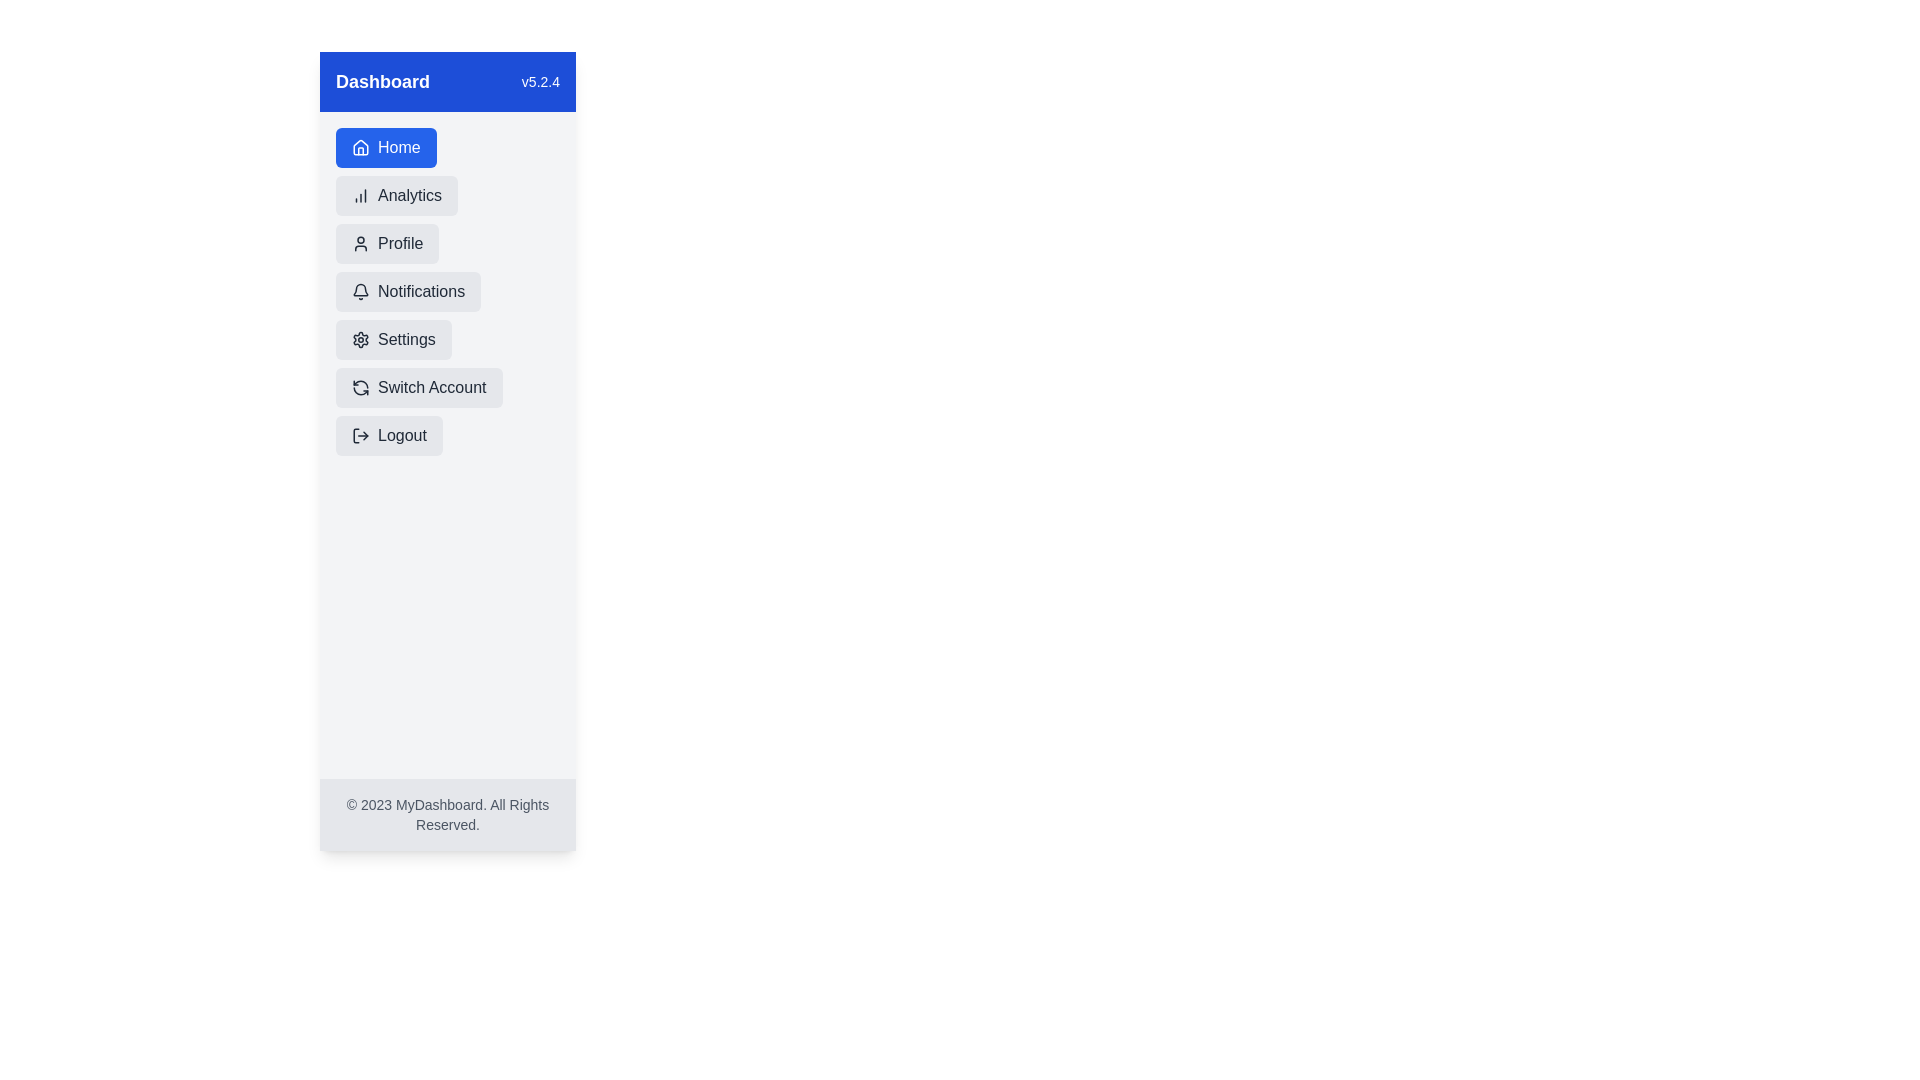  I want to click on the 'Logout' button with a log-out arrow icon, located at the bottom of the sidebar menu, to log out, so click(389, 434).